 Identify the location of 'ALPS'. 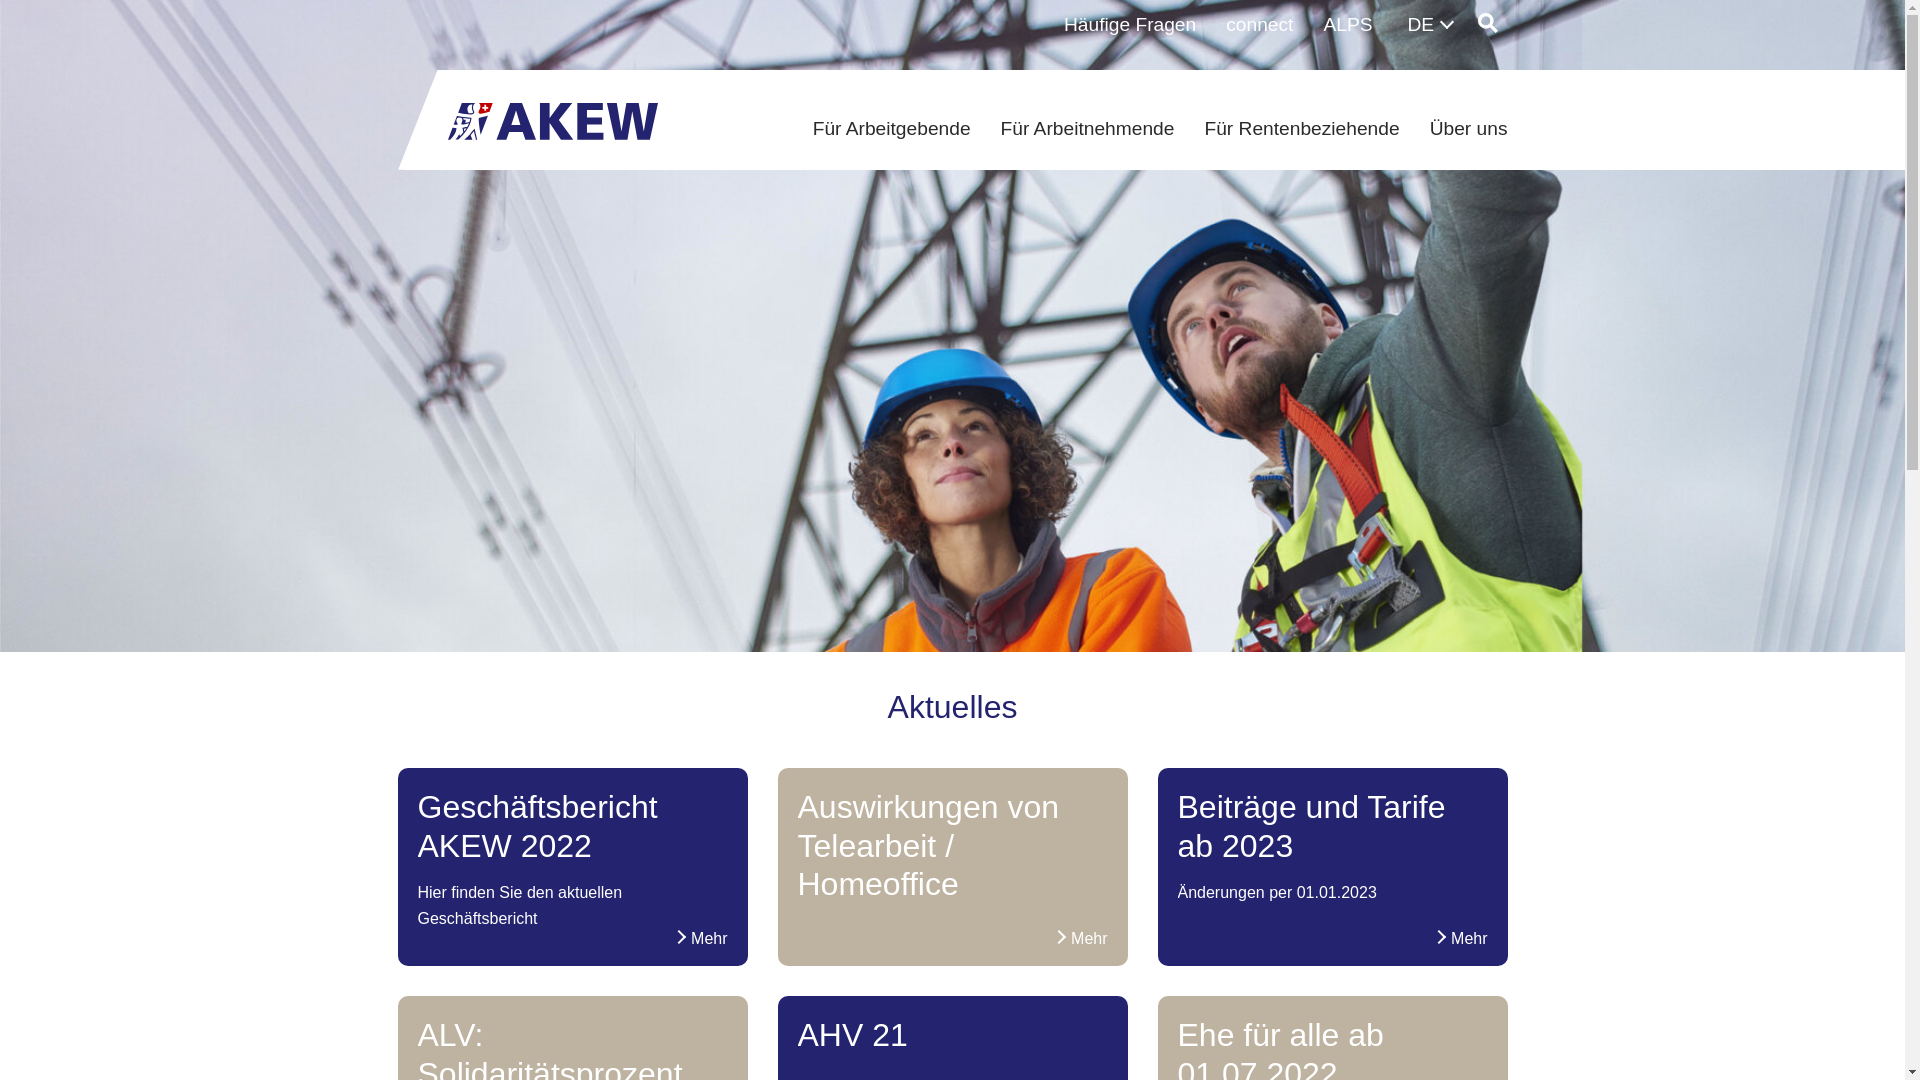
(1347, 25).